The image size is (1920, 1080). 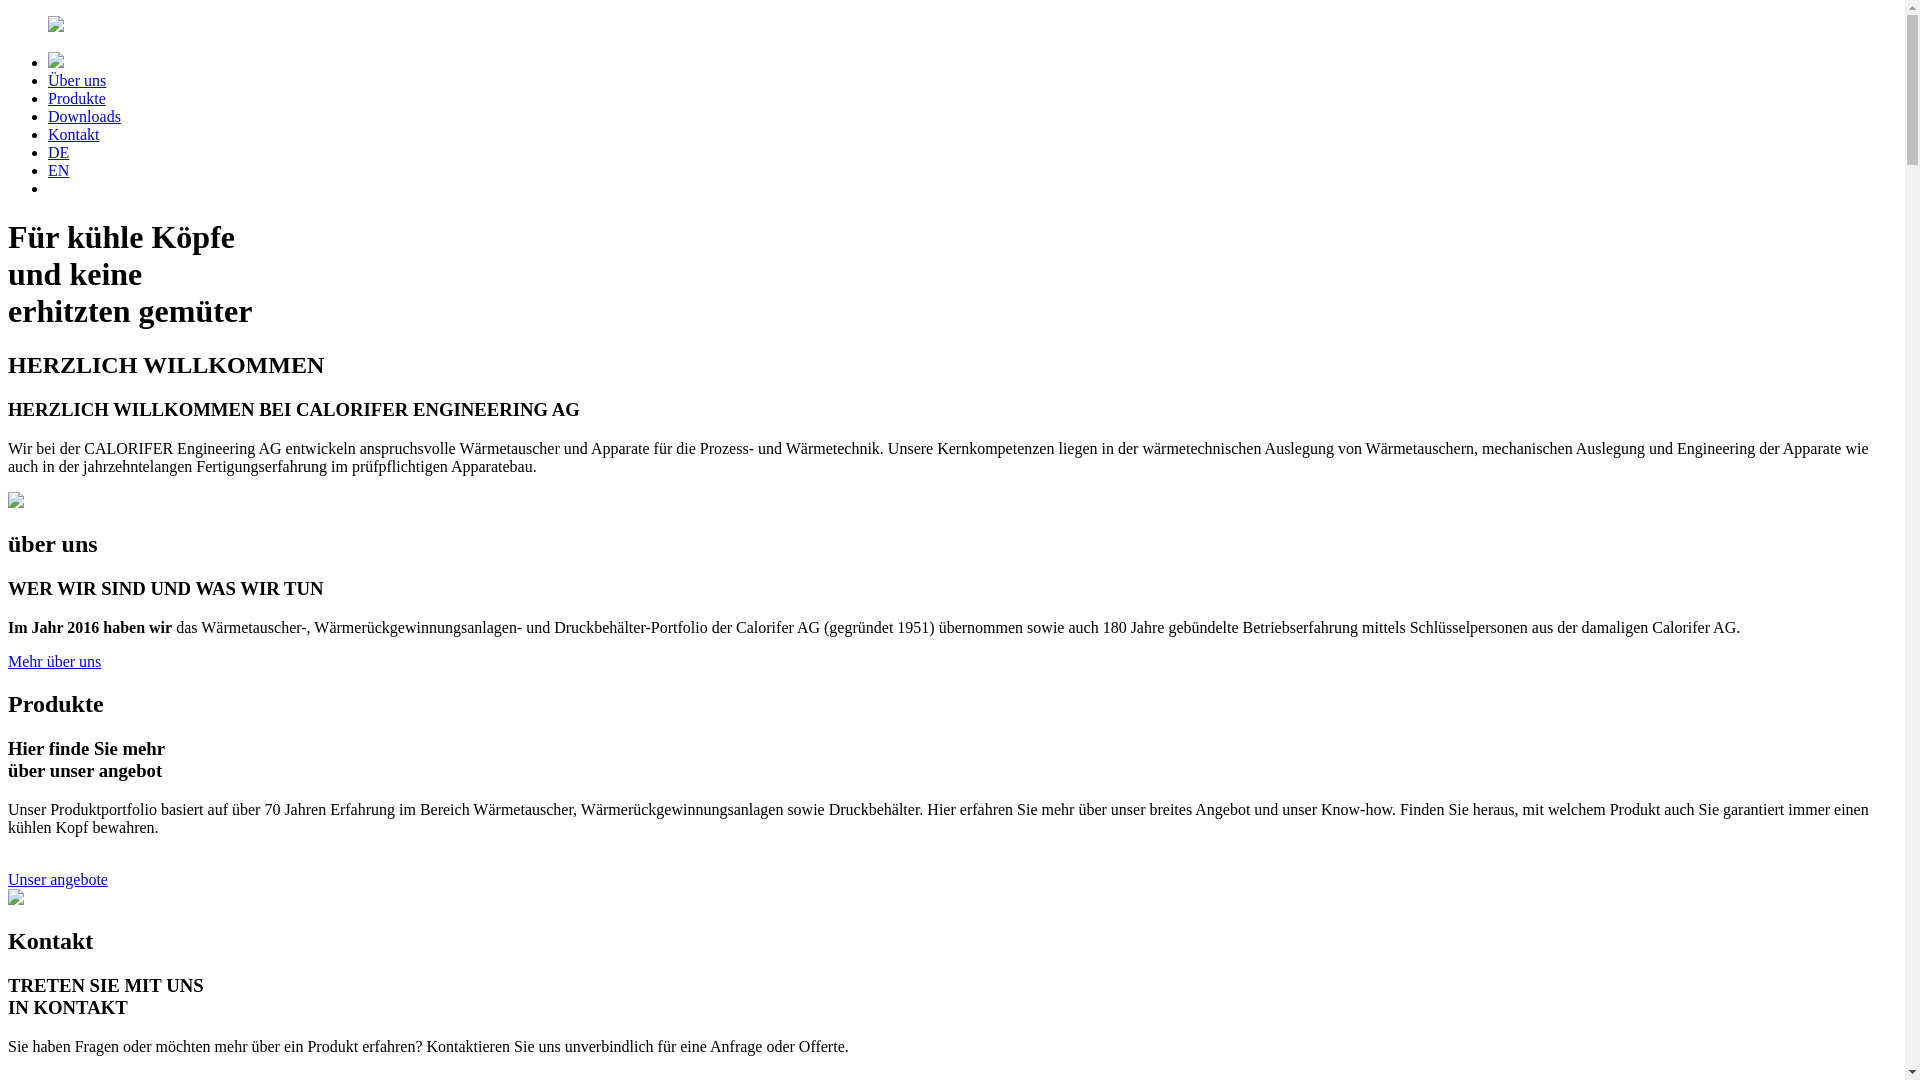 I want to click on 'Produkte', so click(x=76, y=98).